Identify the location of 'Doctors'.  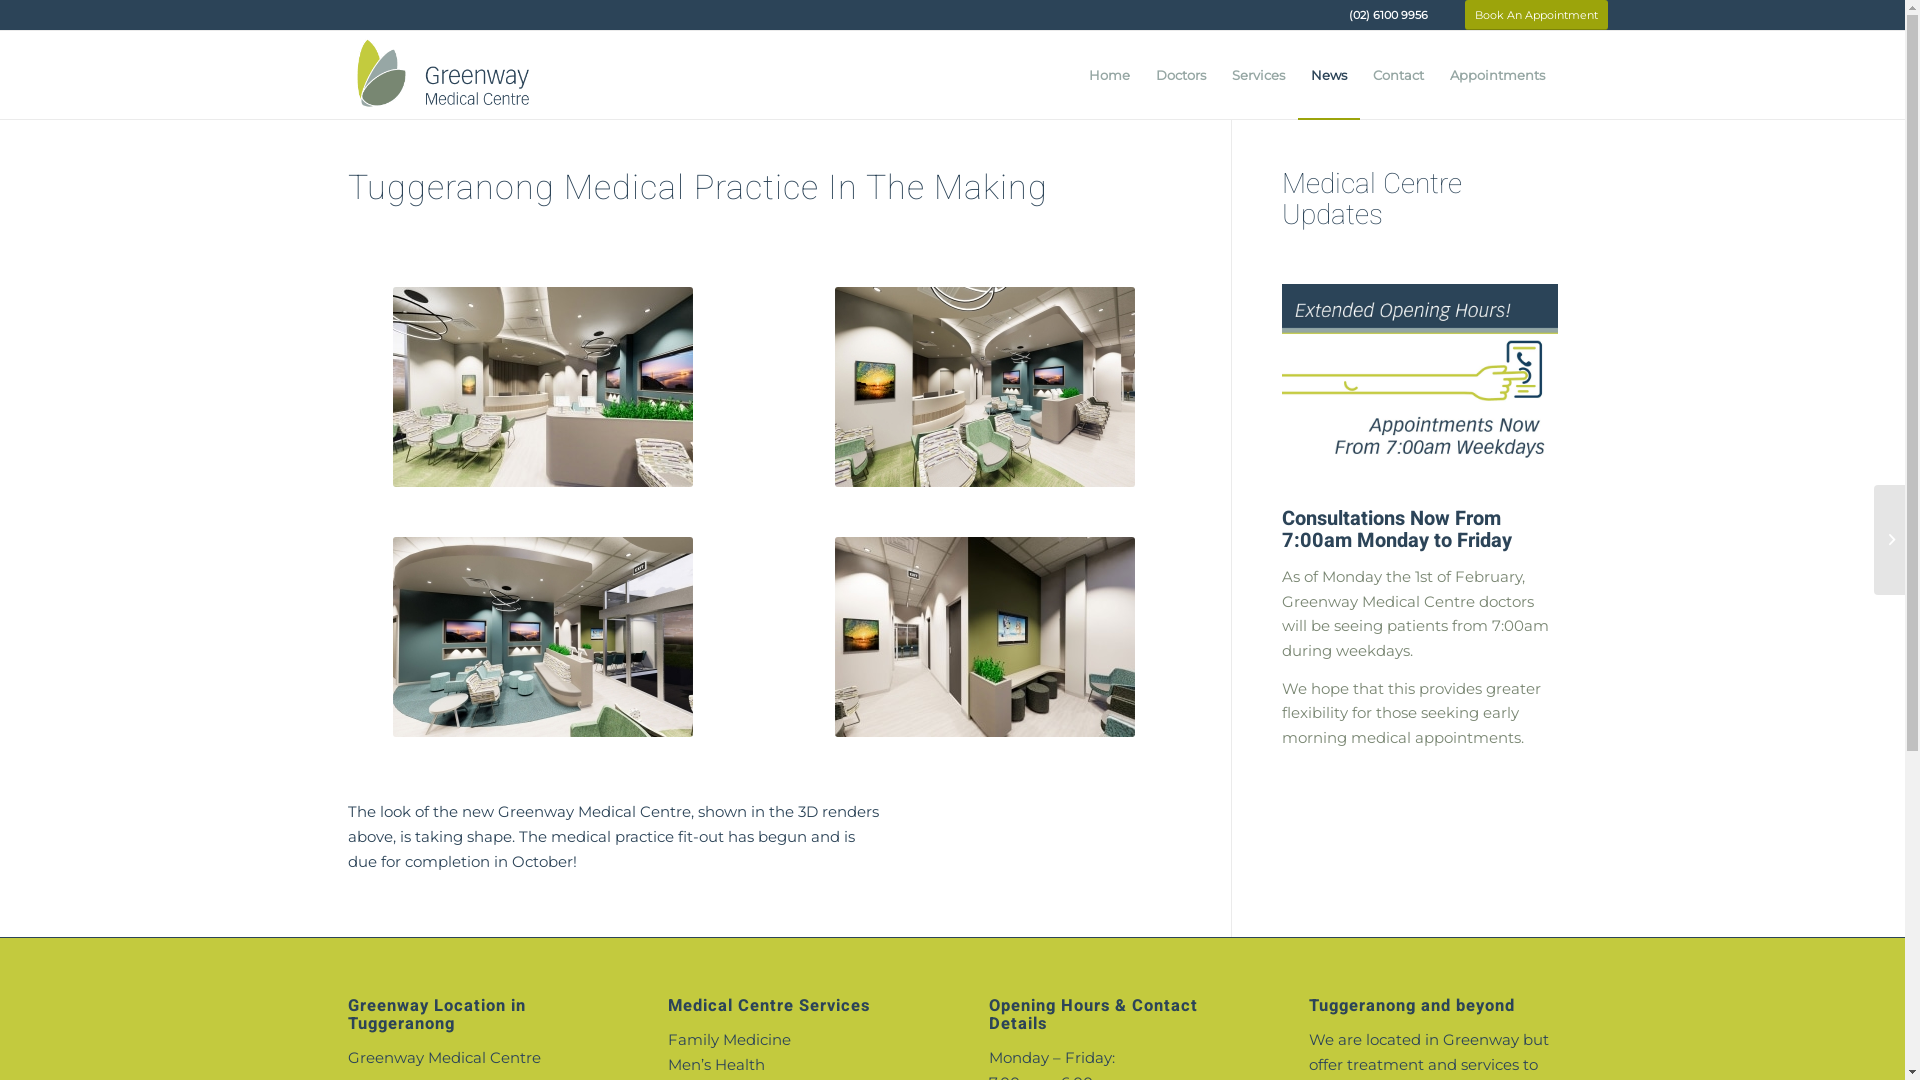
(1180, 73).